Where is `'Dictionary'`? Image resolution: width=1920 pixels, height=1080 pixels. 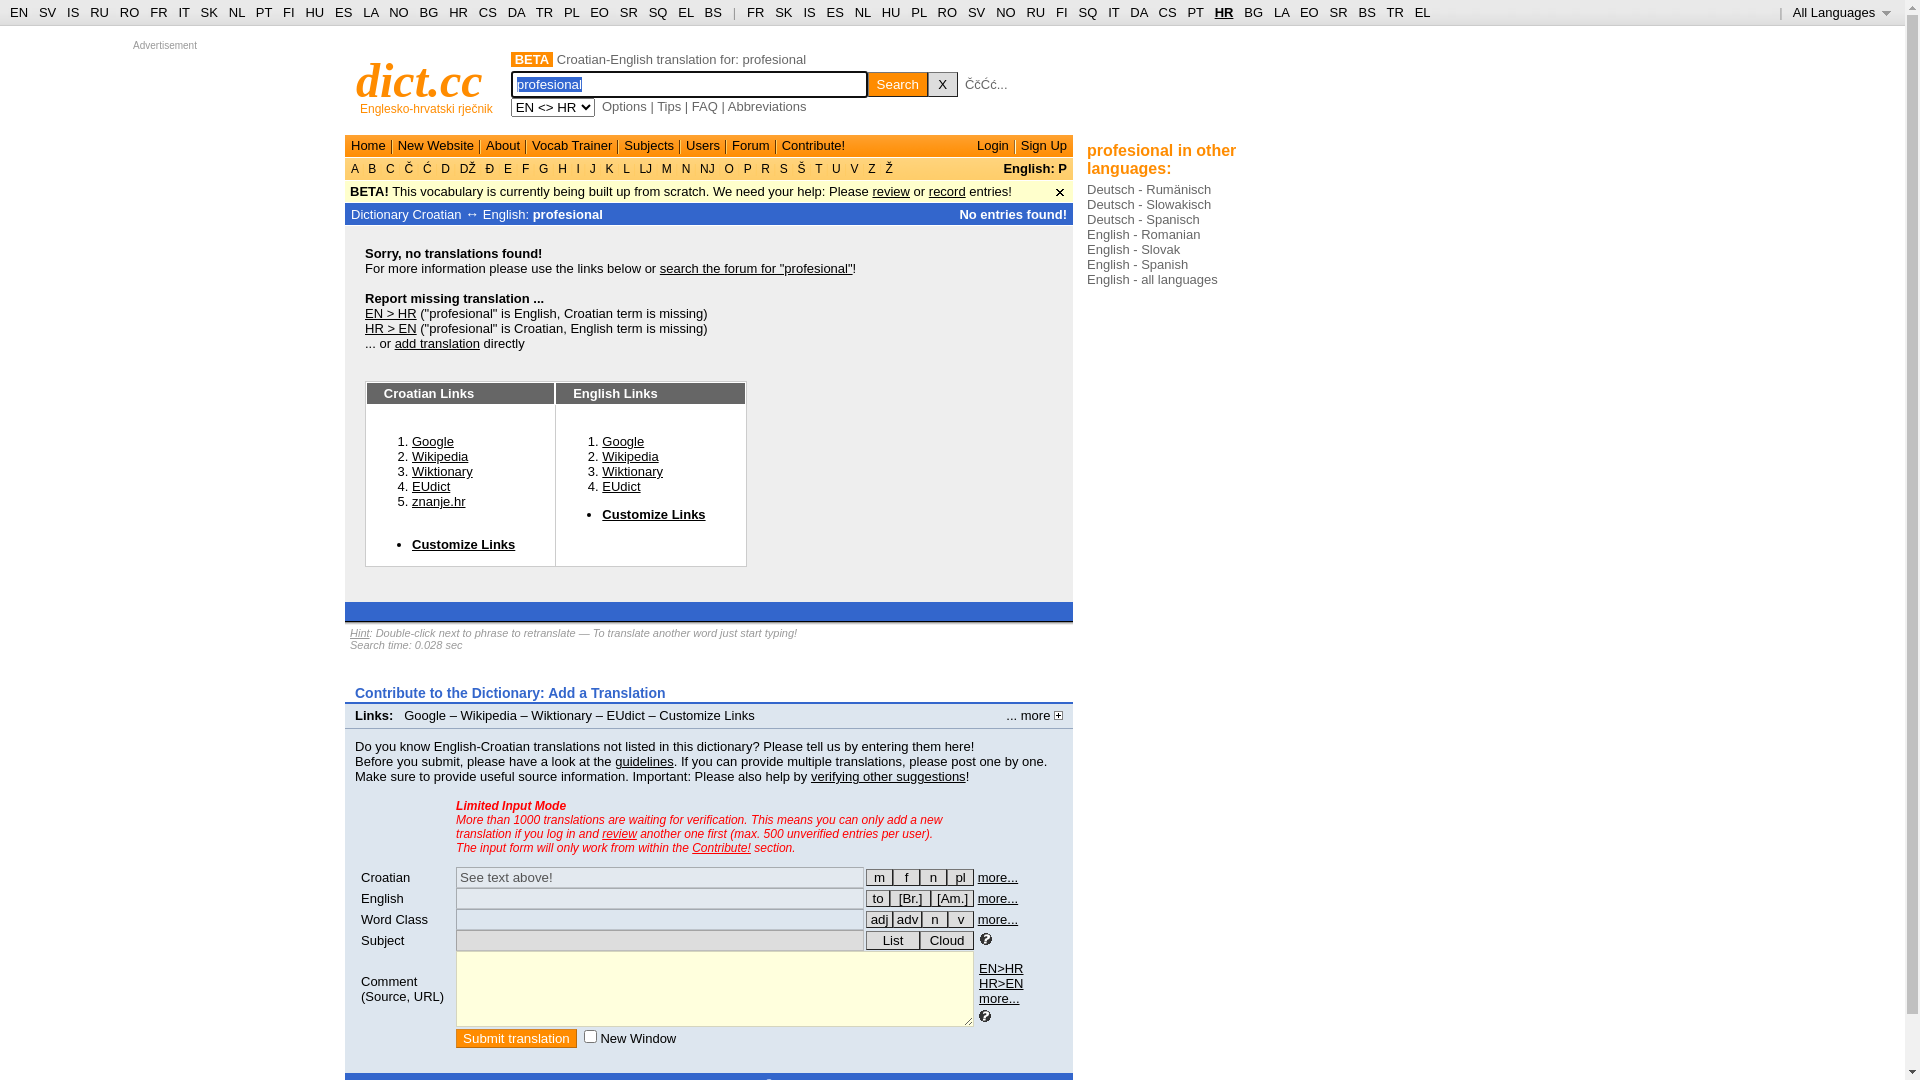
'Dictionary' is located at coordinates (379, 214).